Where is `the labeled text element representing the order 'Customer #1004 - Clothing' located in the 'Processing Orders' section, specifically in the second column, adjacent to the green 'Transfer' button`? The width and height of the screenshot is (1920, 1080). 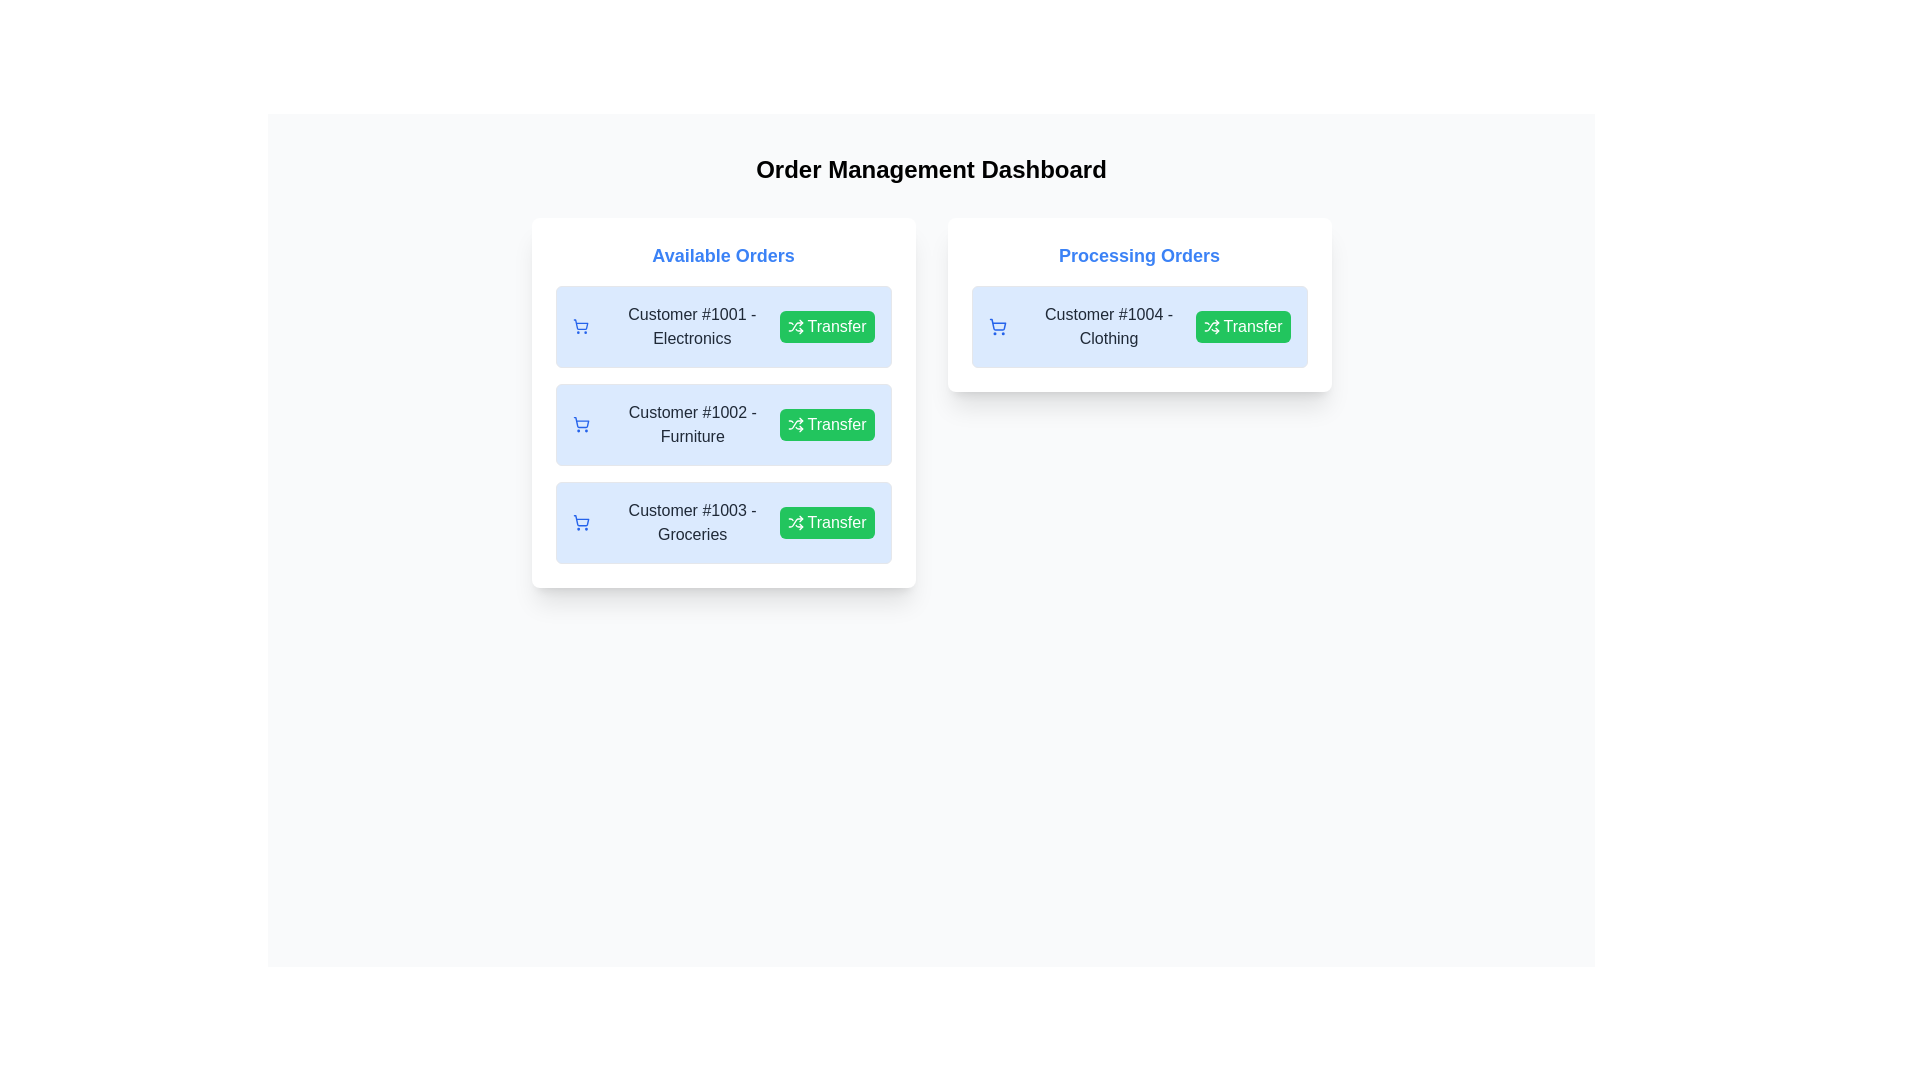
the labeled text element representing the order 'Customer #1004 - Clothing' located in the 'Processing Orders' section, specifically in the second column, adjacent to the green 'Transfer' button is located at coordinates (1091, 326).